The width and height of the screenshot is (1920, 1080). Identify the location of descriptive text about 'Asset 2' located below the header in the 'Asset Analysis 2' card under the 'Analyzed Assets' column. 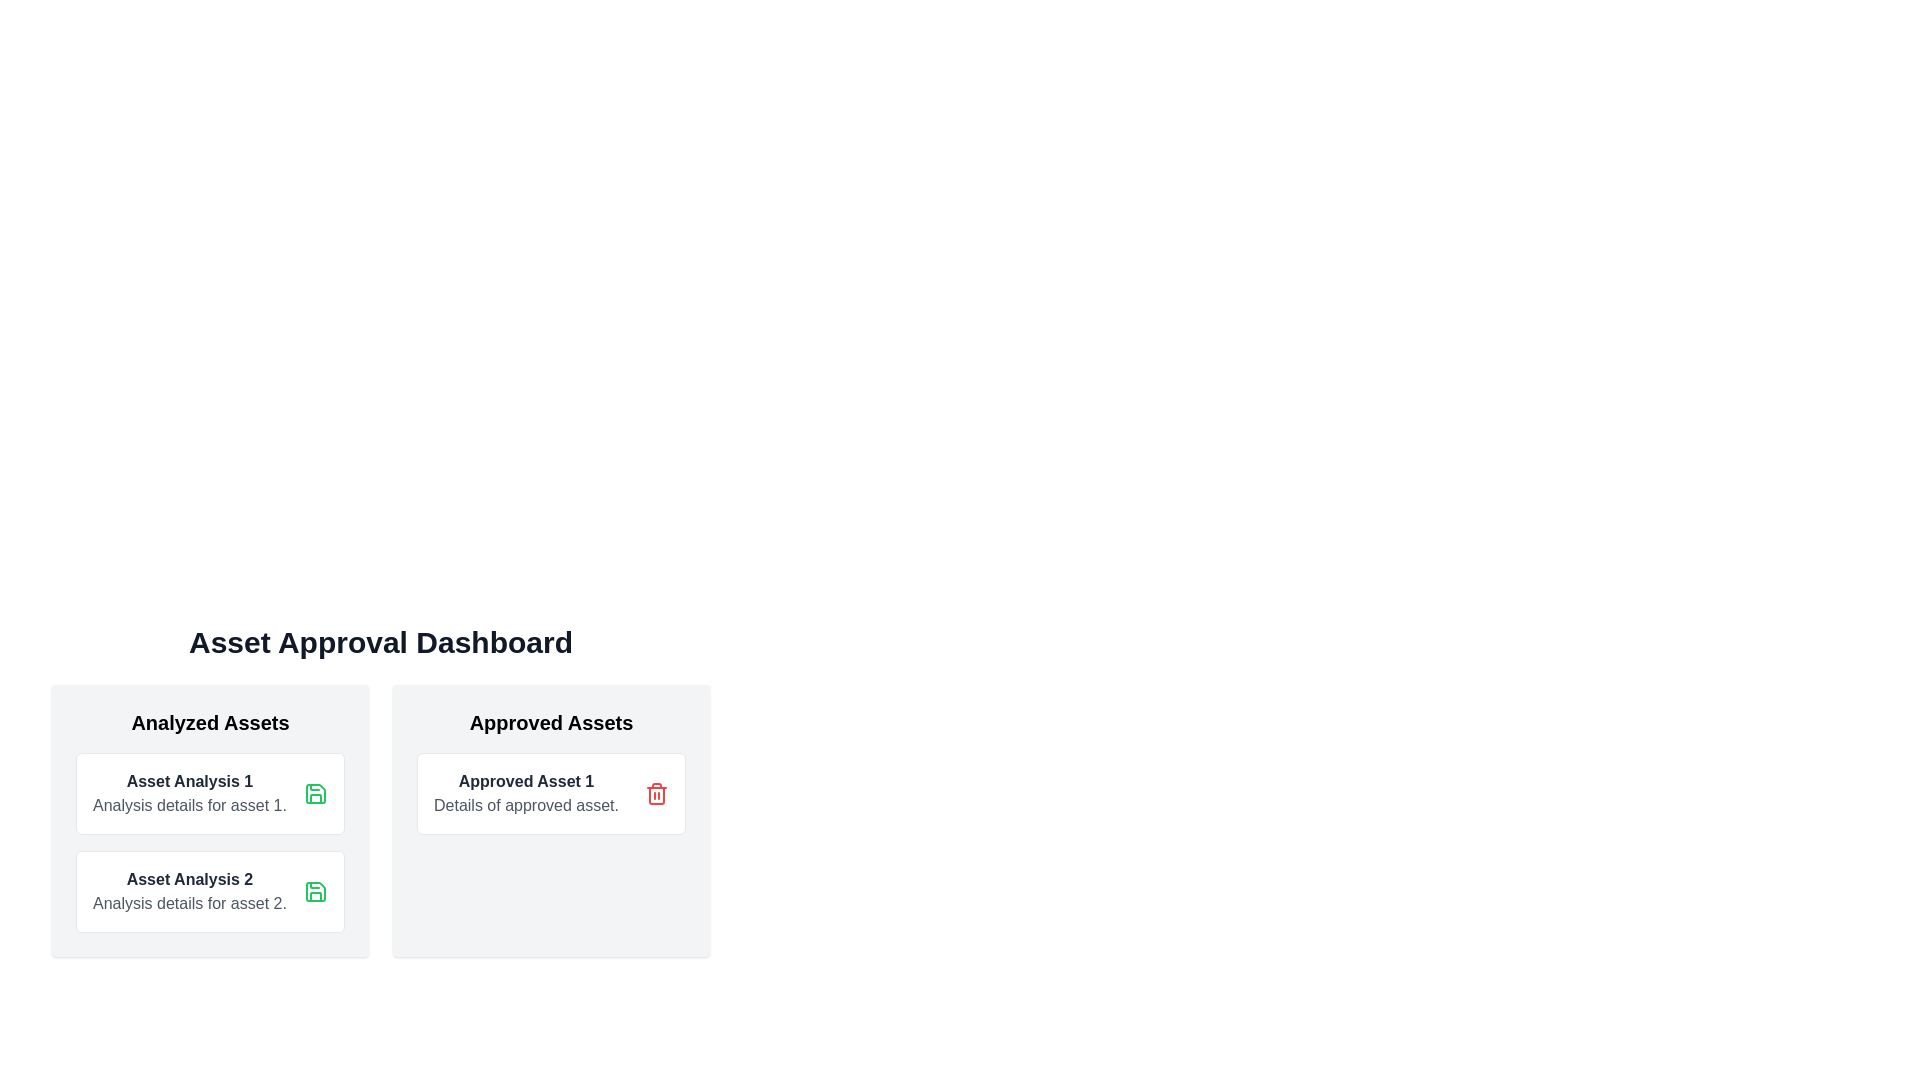
(189, 903).